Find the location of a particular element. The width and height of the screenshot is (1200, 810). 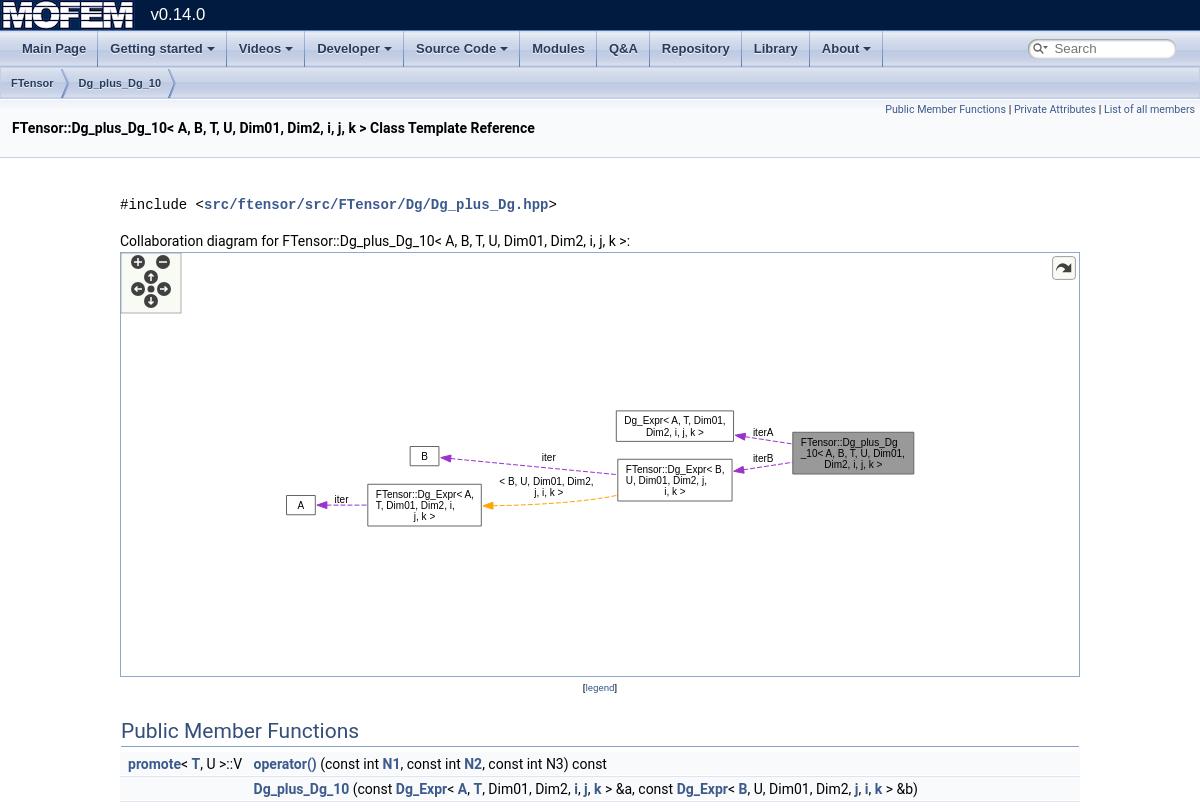

'(const int' is located at coordinates (348, 762).